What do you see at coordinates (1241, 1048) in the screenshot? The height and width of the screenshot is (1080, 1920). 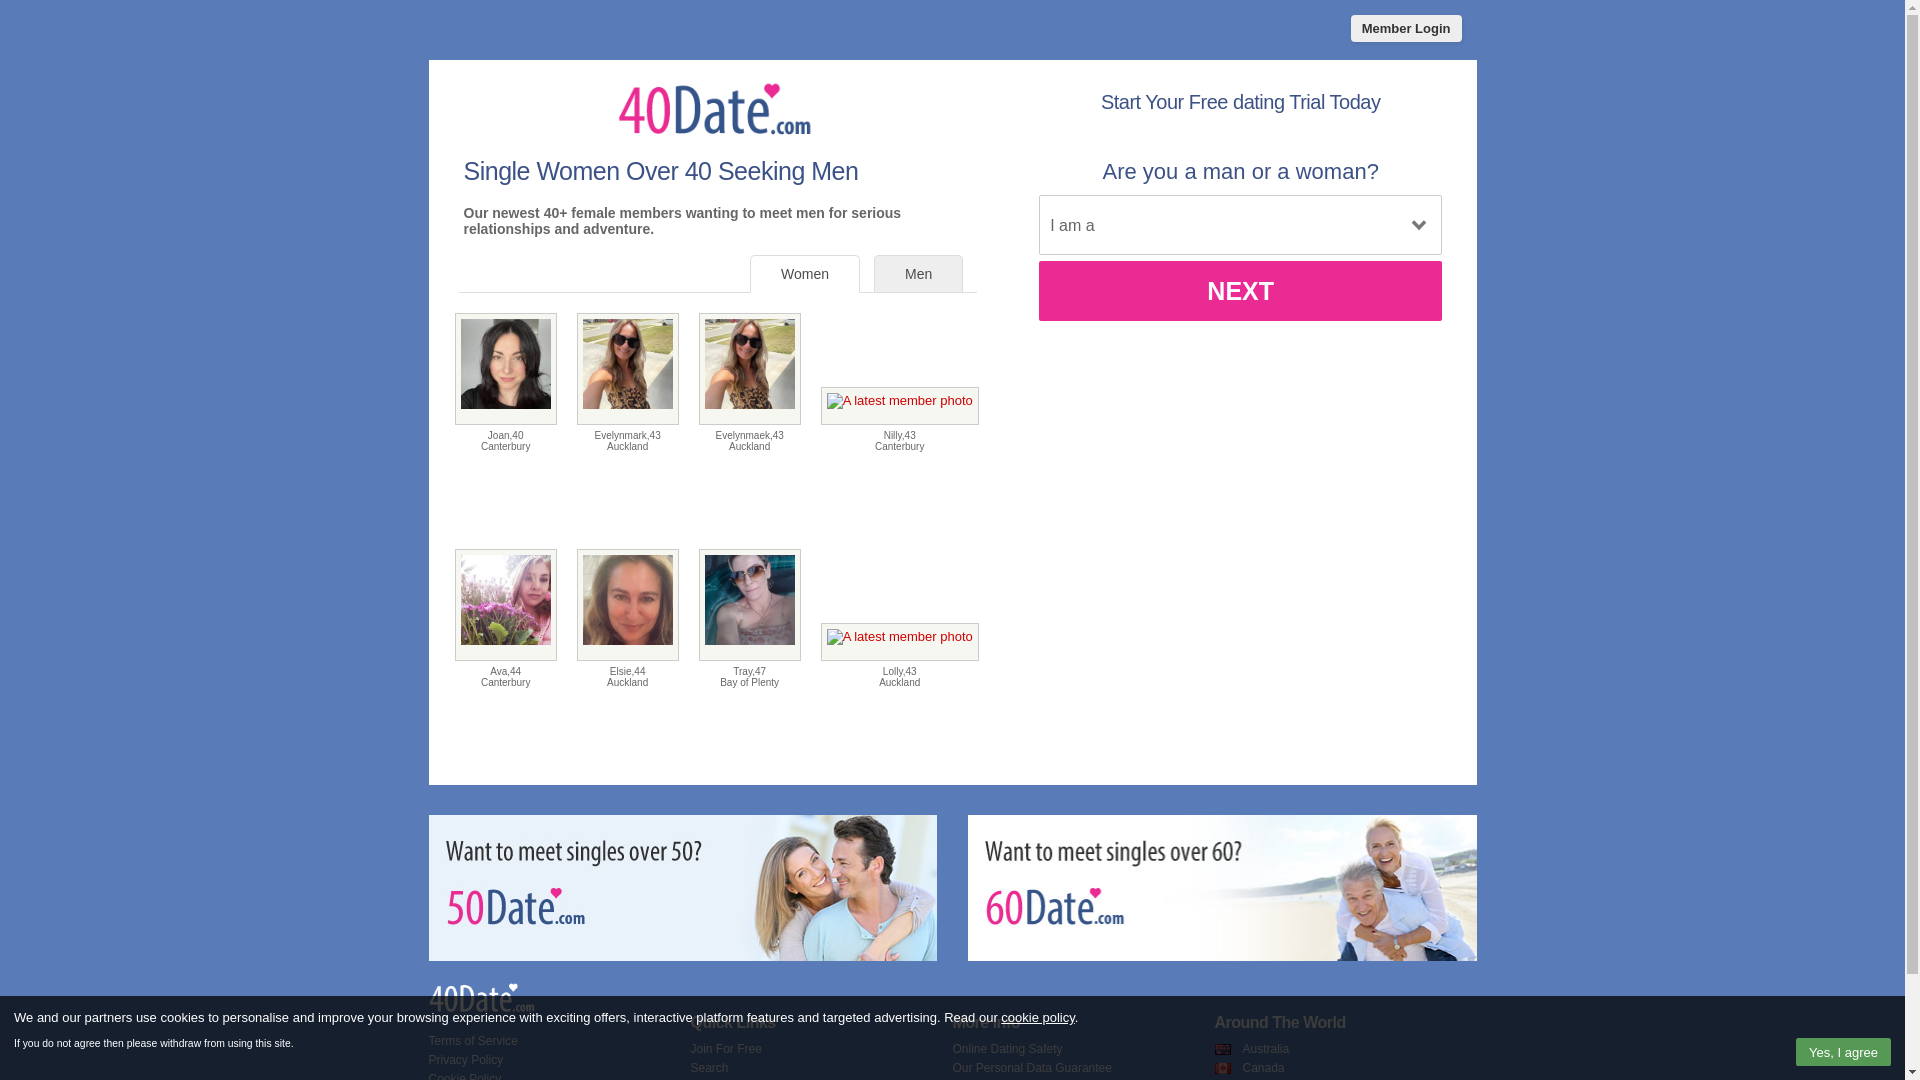 I see `'Australia'` at bounding box center [1241, 1048].